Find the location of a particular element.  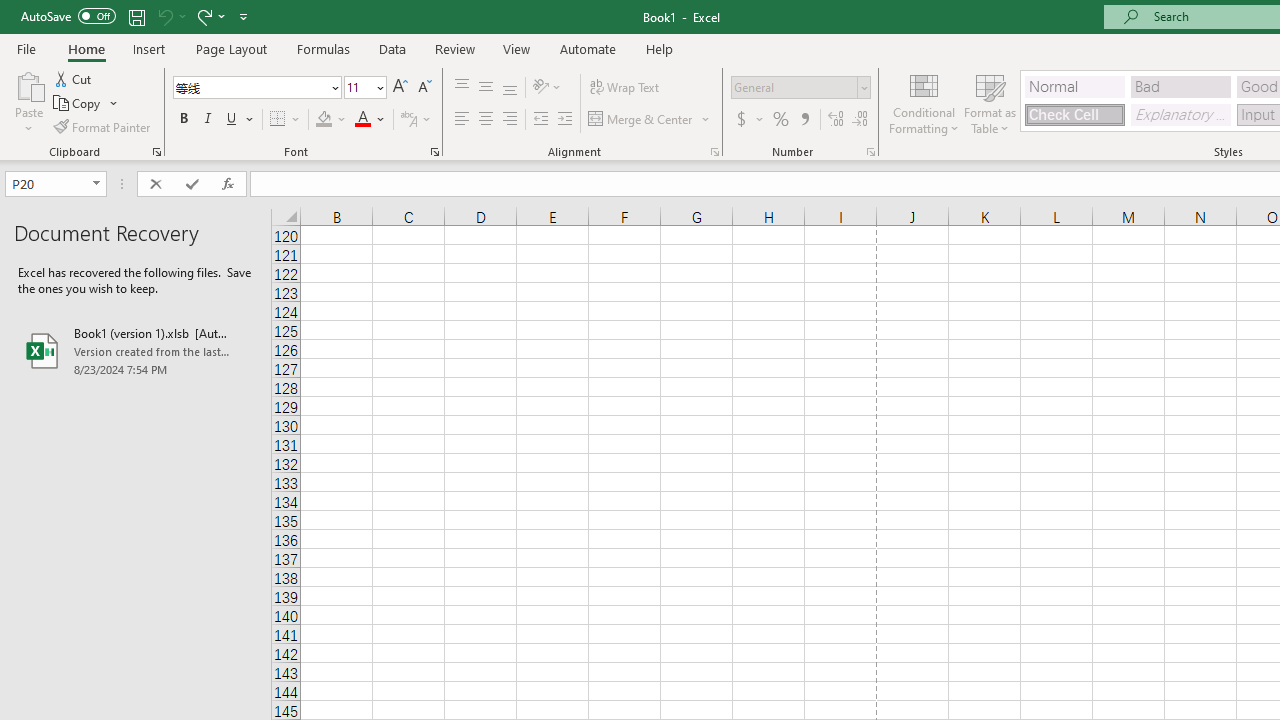

'Decrease Font Size' is located at coordinates (423, 86).